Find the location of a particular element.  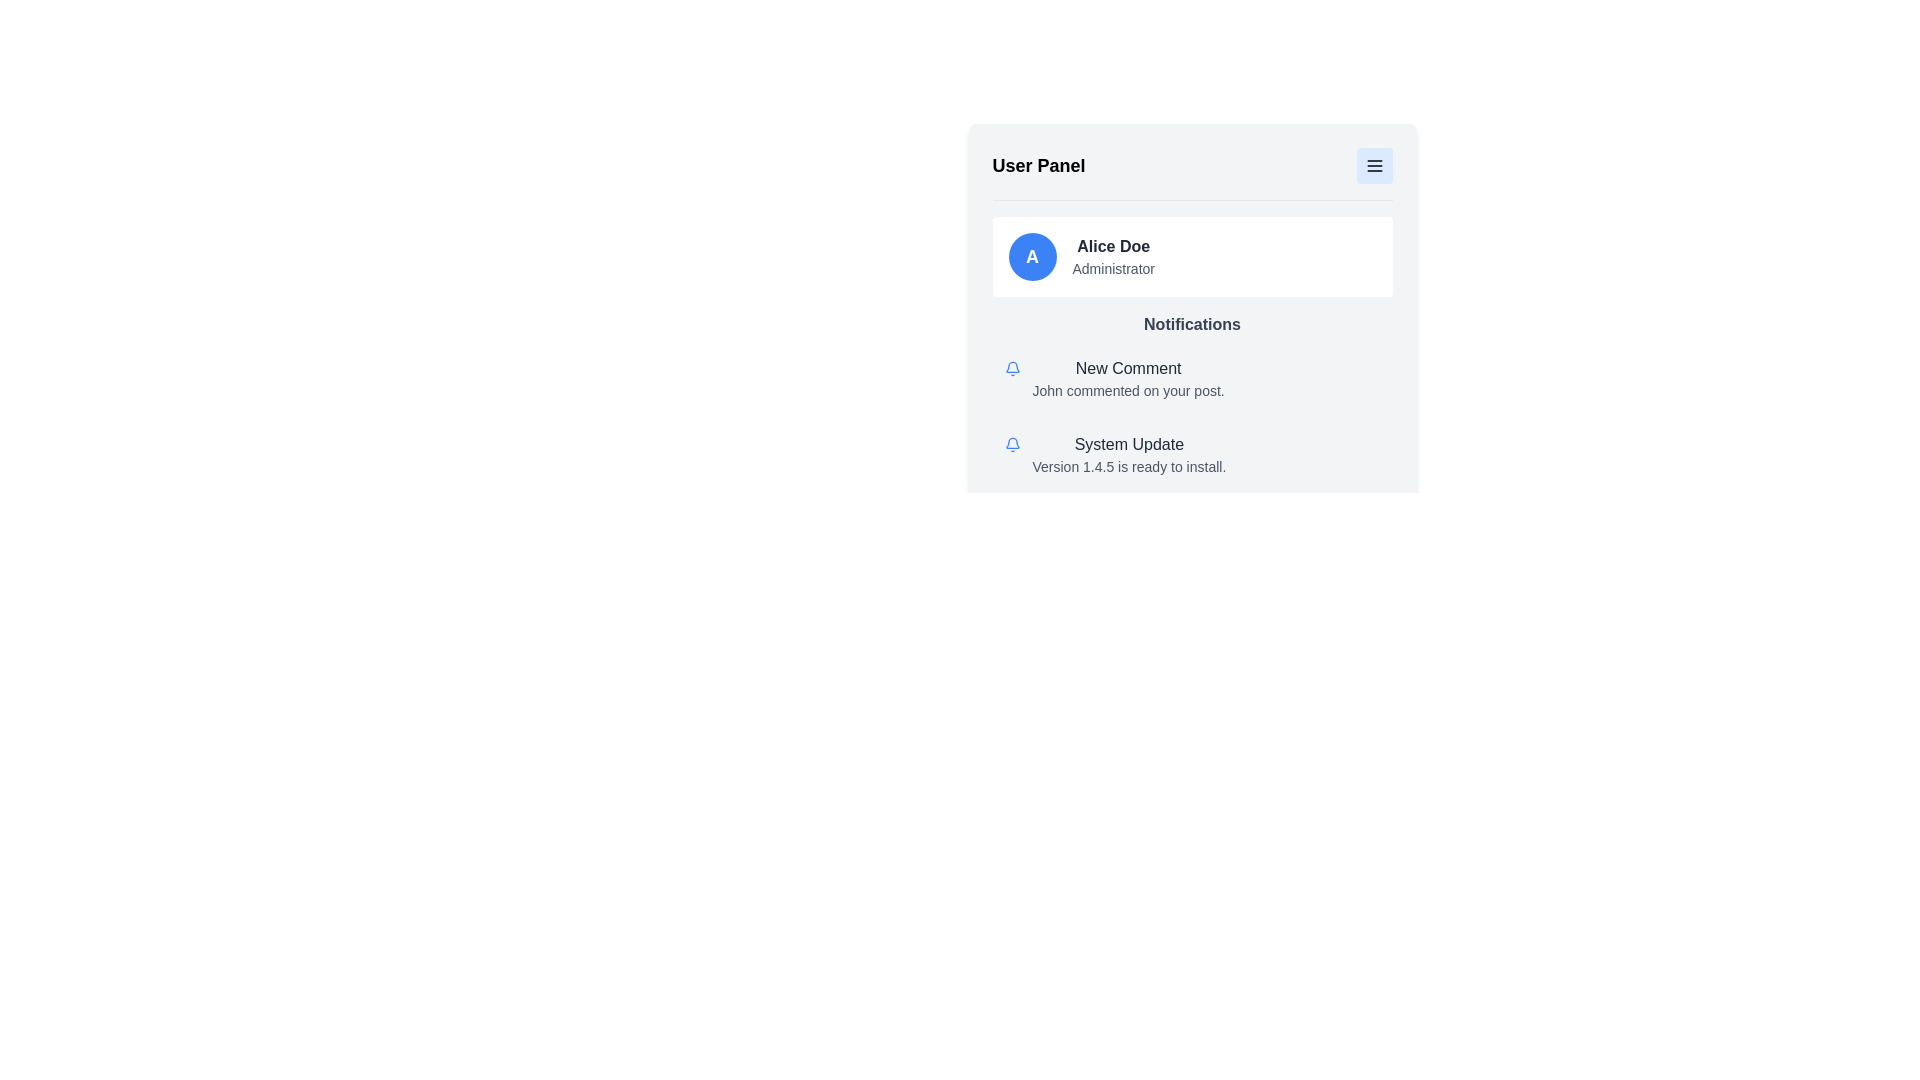

the Static text element indicating 'System Update' in the Notifications section under the User Panel is located at coordinates (1129, 443).